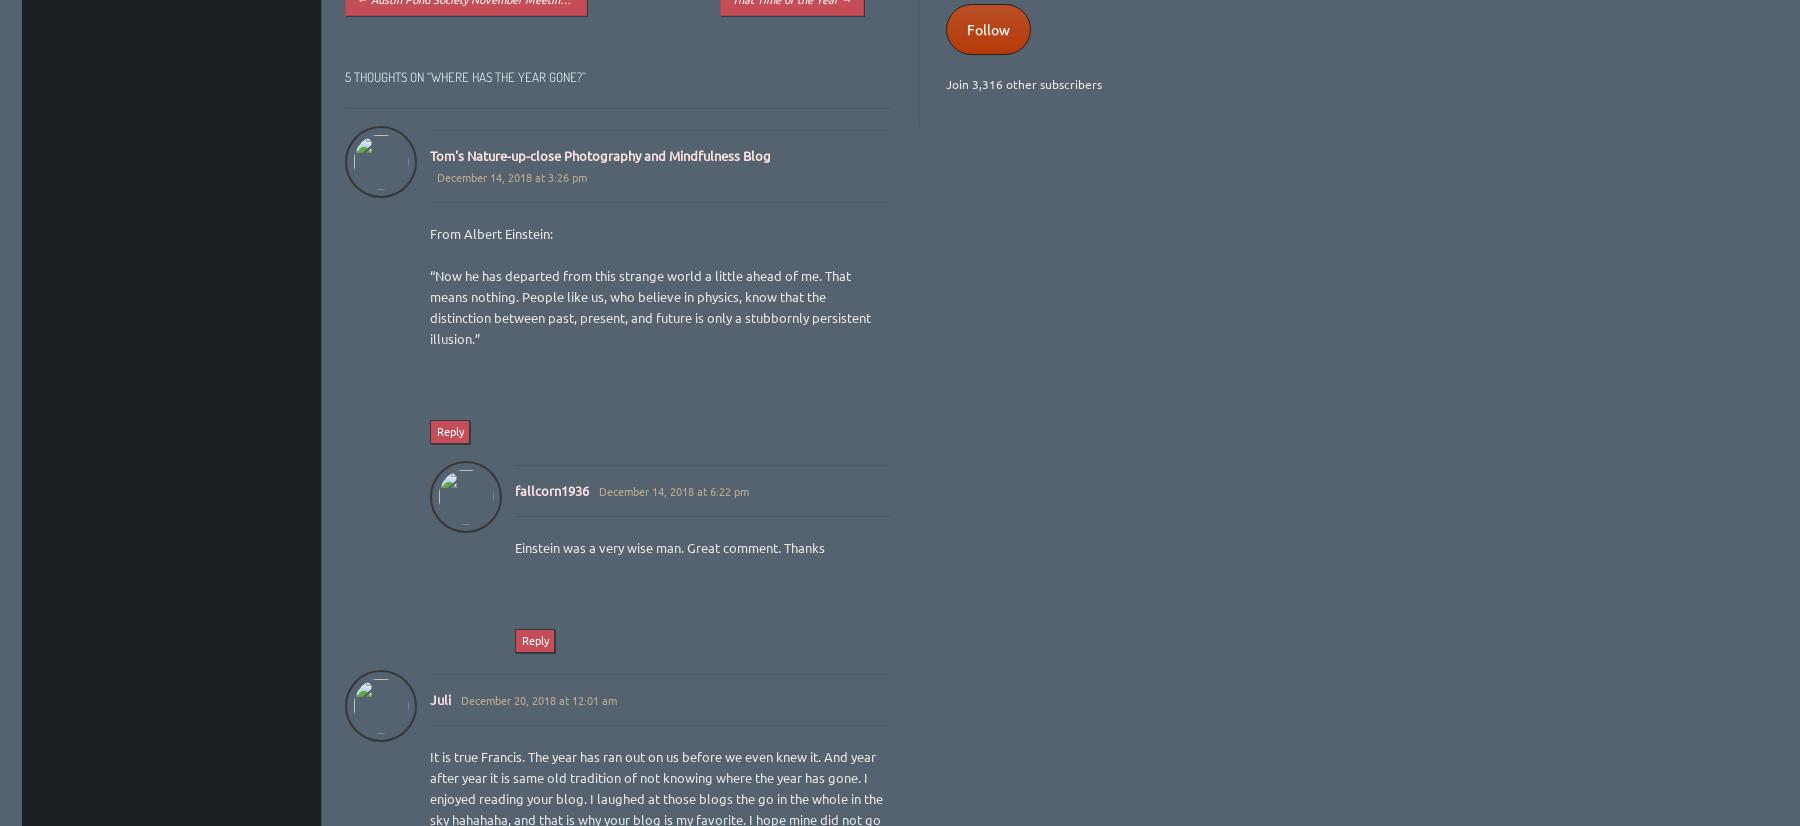 The image size is (1800, 826). I want to click on 'December 14, 2018 at 6:22 pm', so click(673, 489).